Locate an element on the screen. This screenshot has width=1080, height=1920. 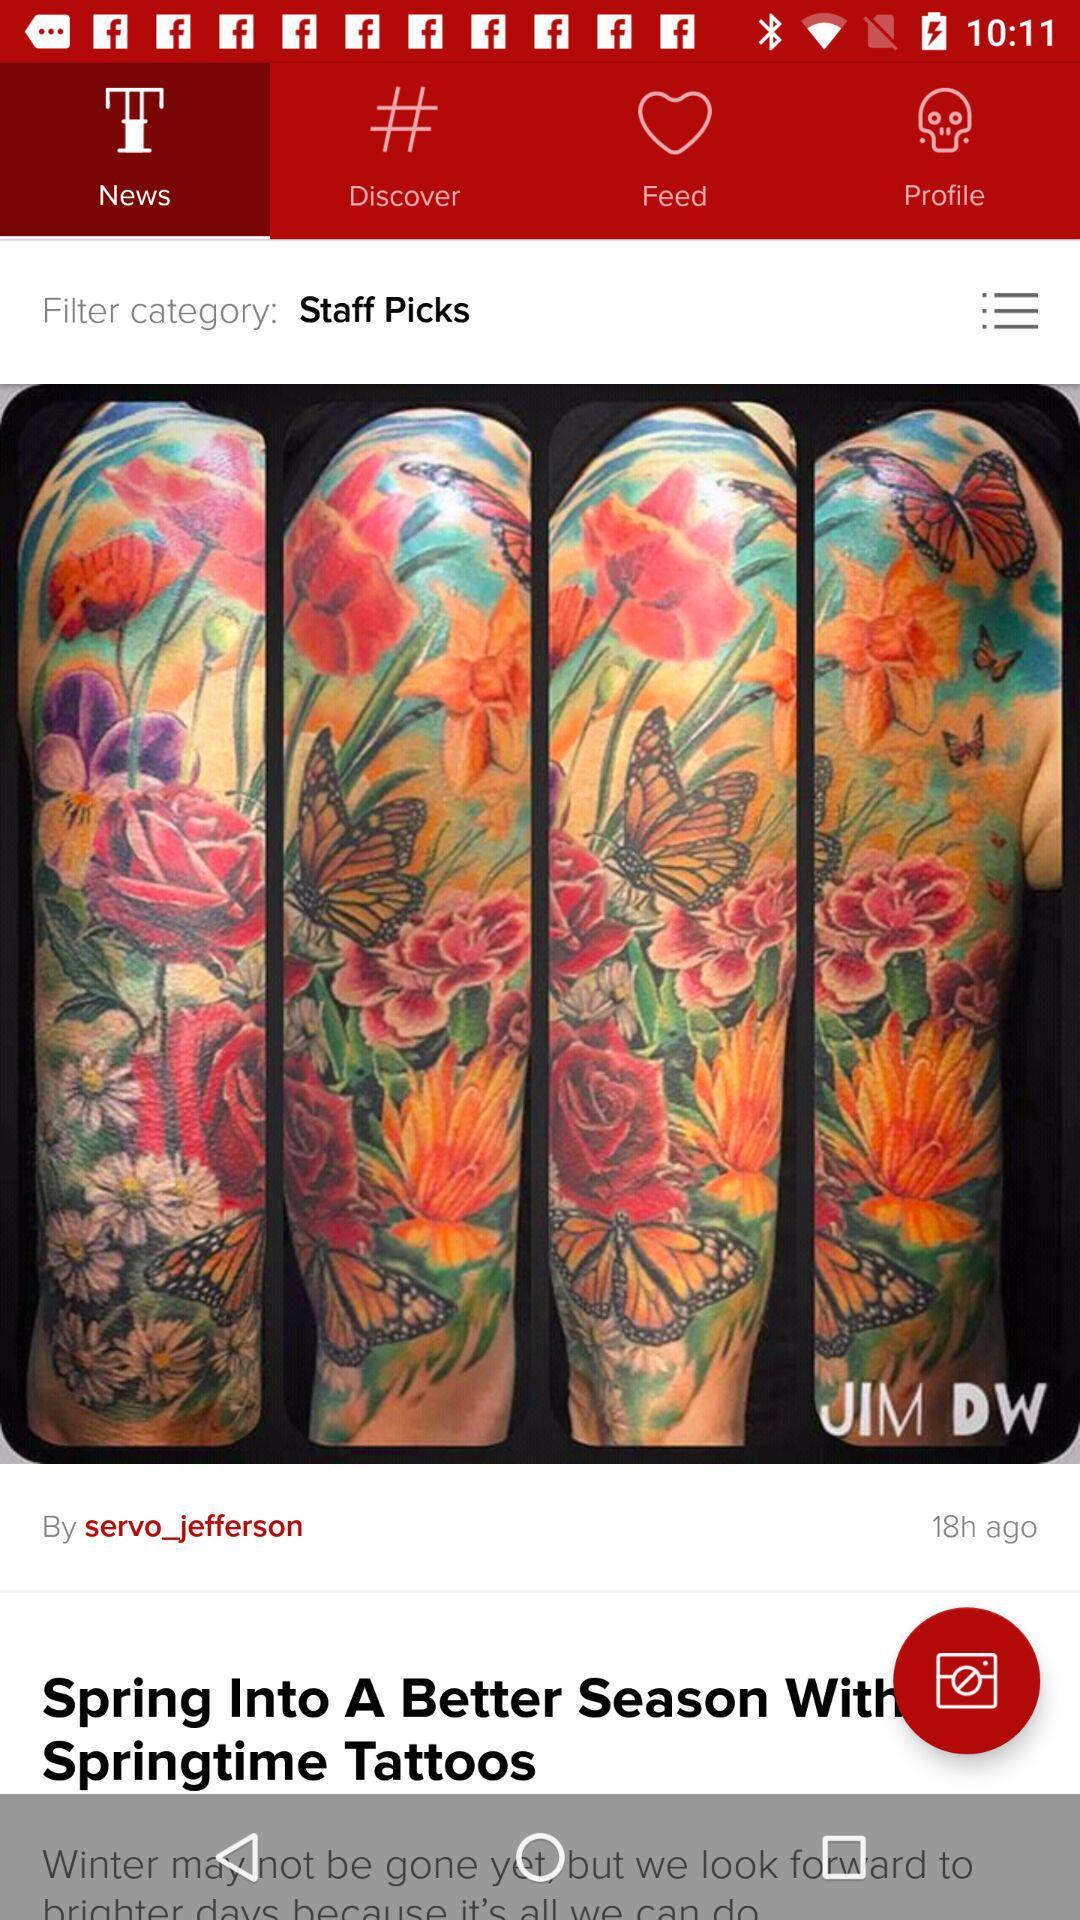
the photo icon is located at coordinates (965, 1680).